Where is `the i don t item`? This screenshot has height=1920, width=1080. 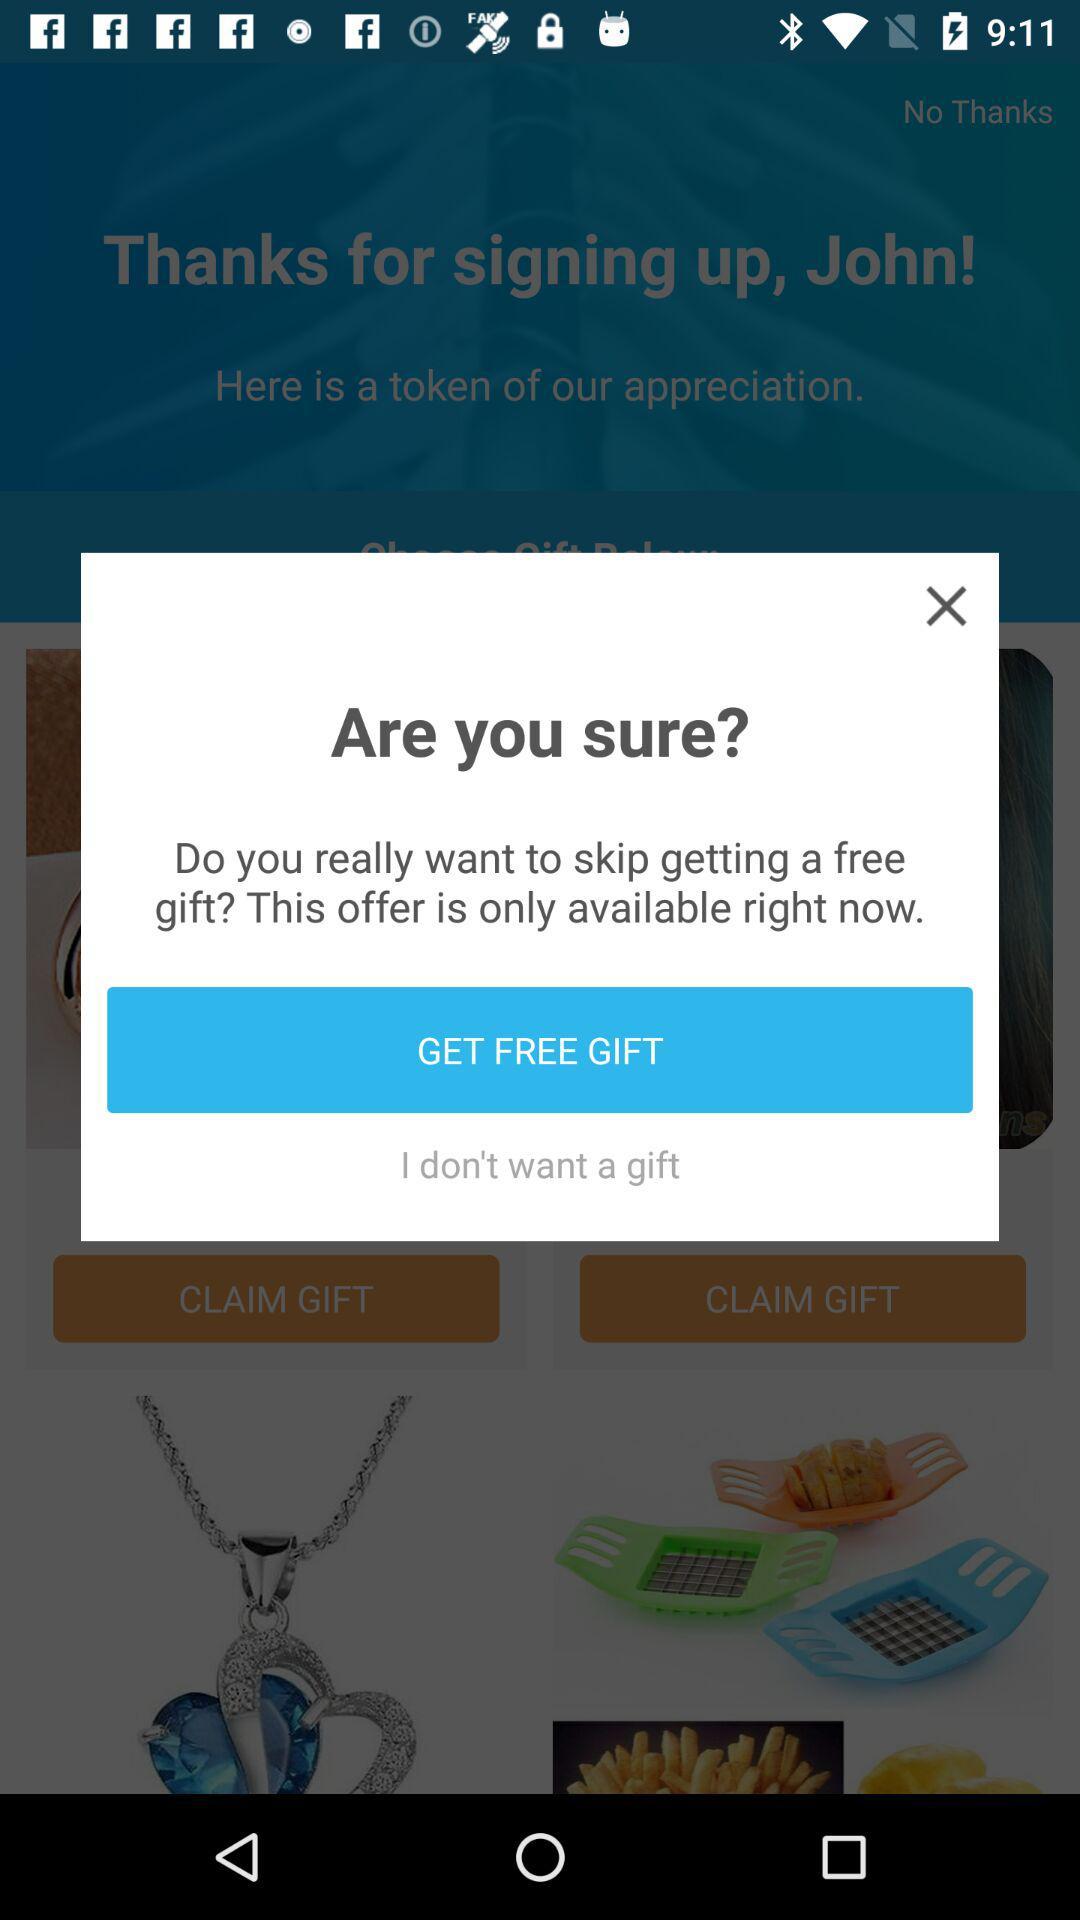
the i don t item is located at coordinates (540, 1163).